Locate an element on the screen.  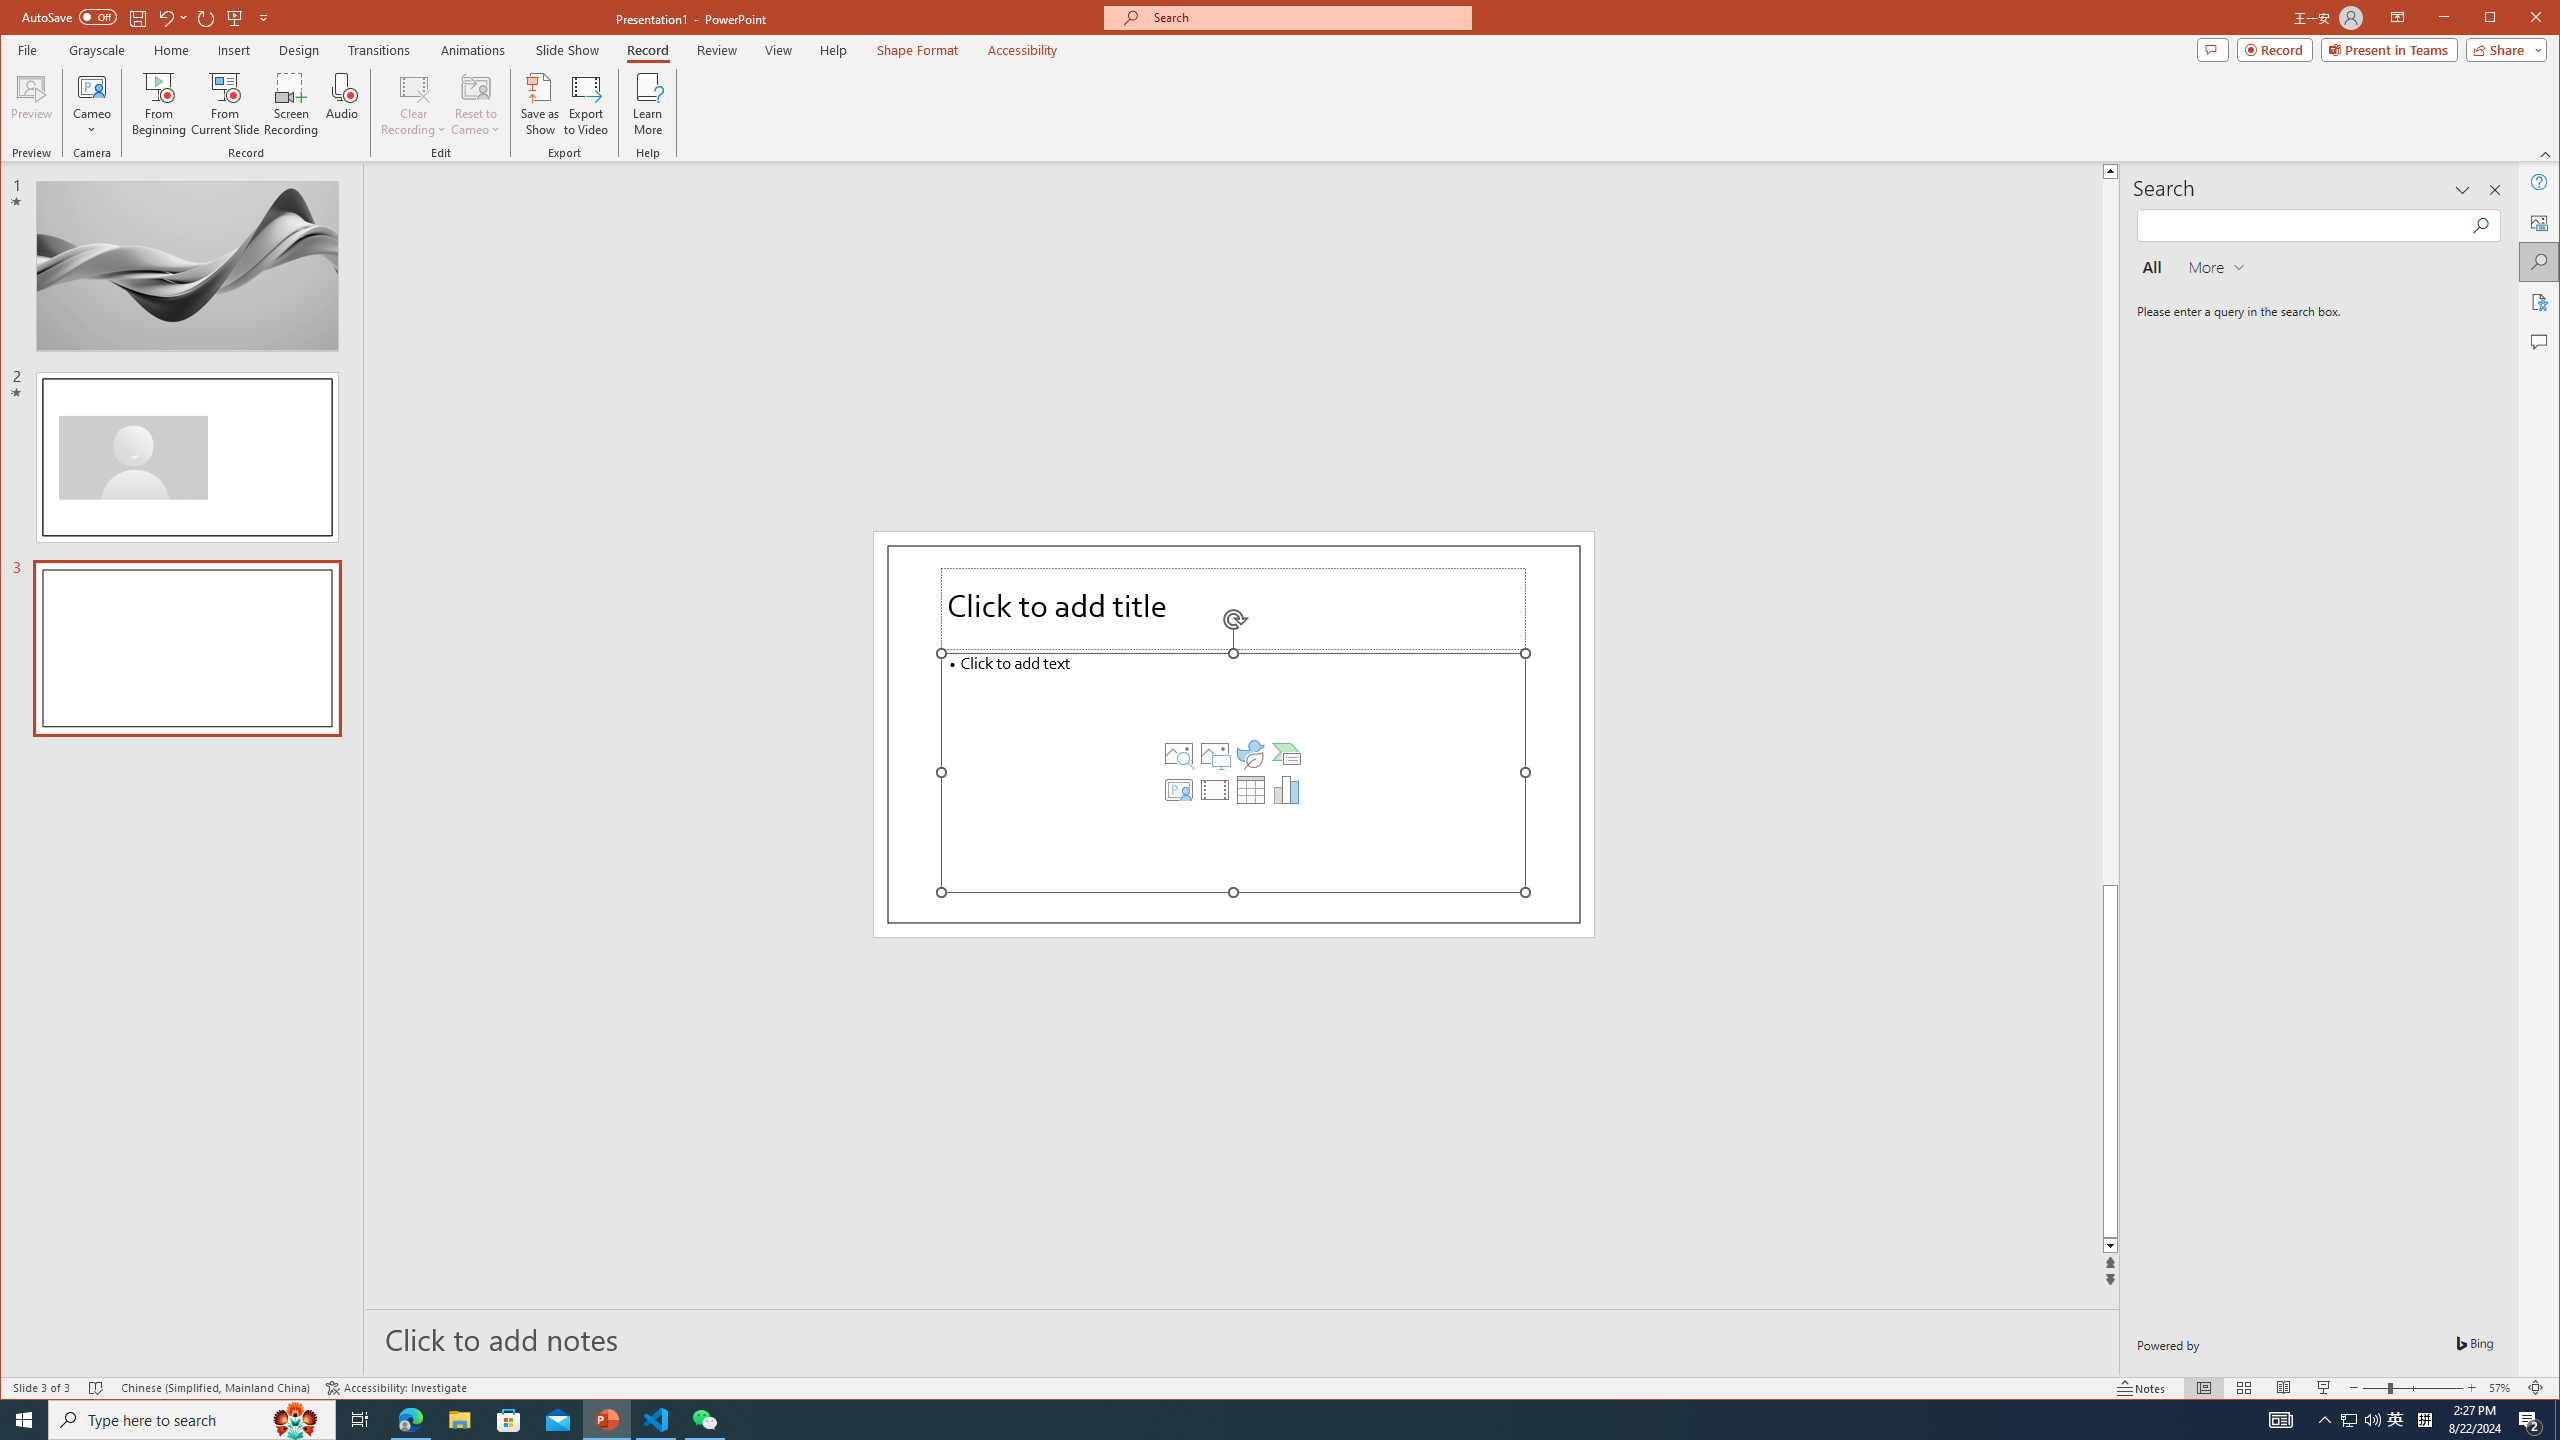
'Learn More' is located at coordinates (647, 103).